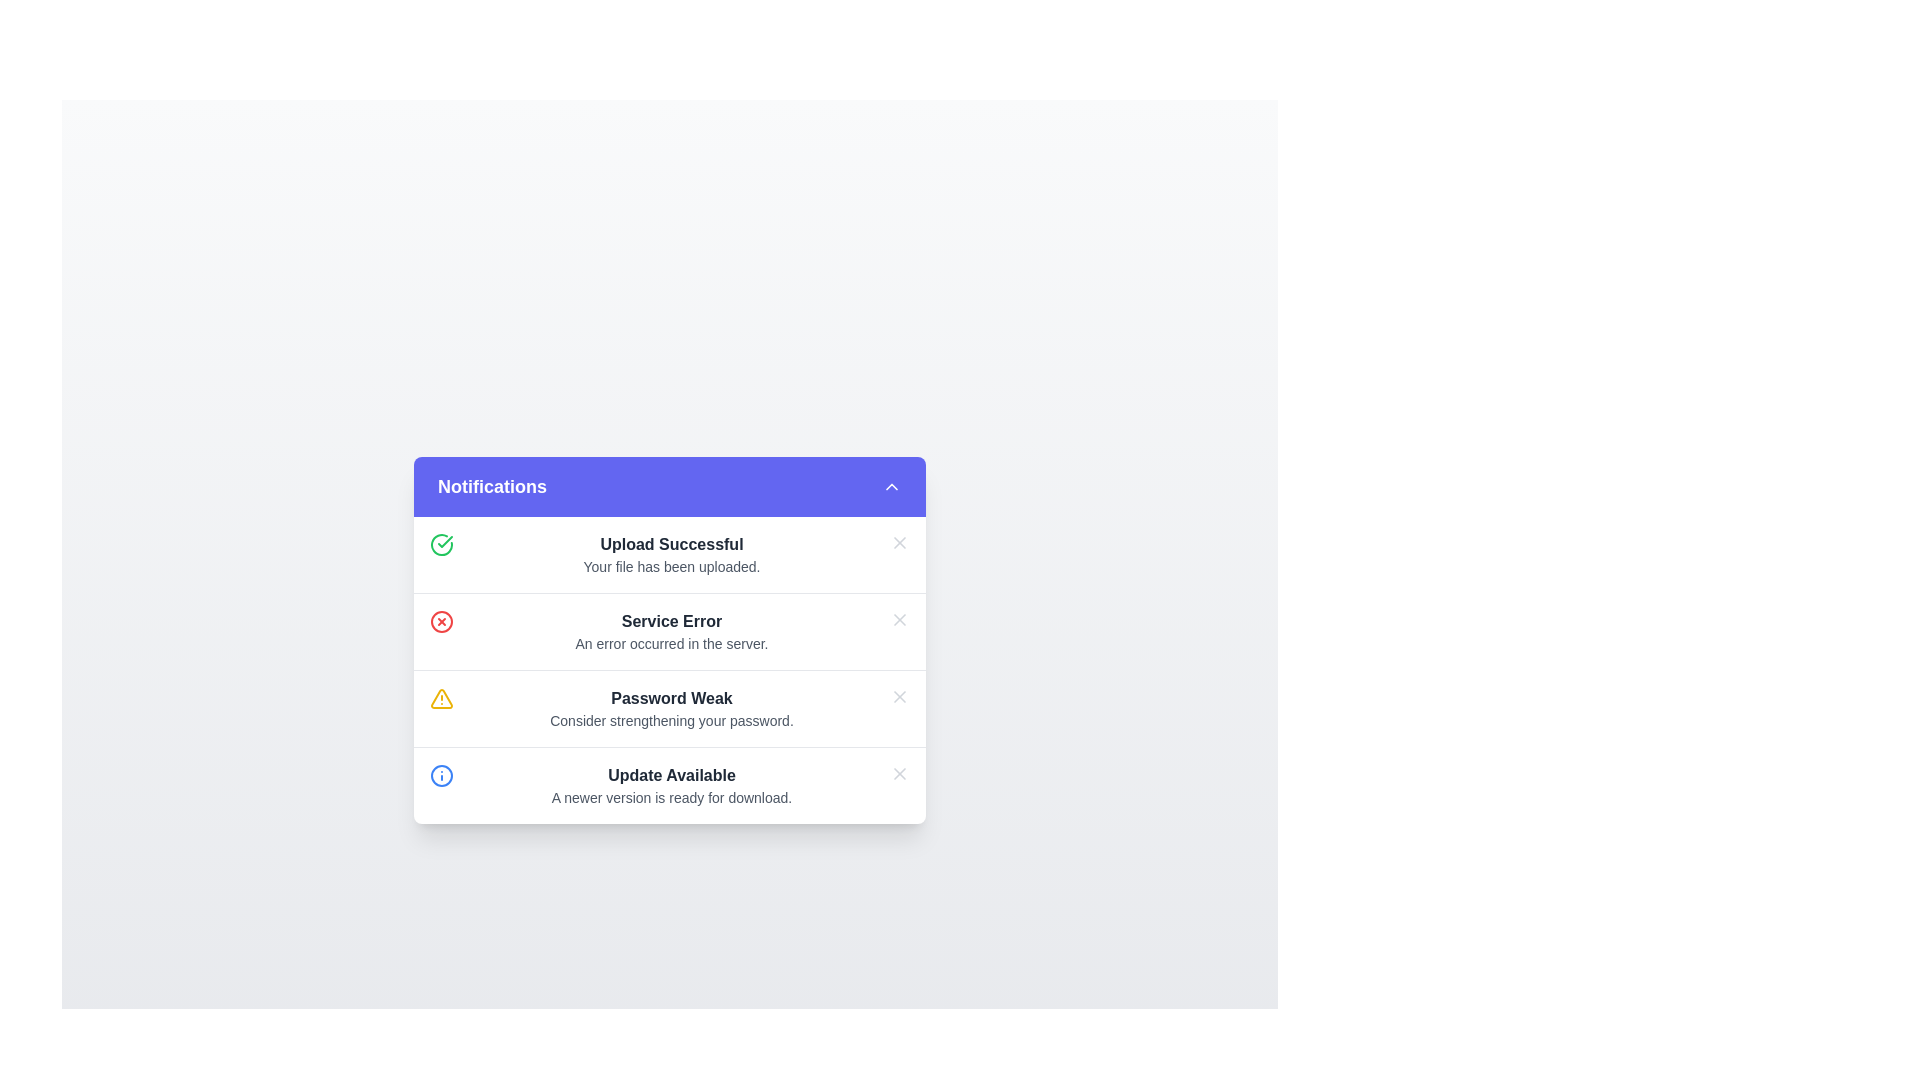 The width and height of the screenshot is (1920, 1080). I want to click on notification message display area located at the bottom of the Notifications modal, which informs the user about the availability of an updated version, so click(672, 784).